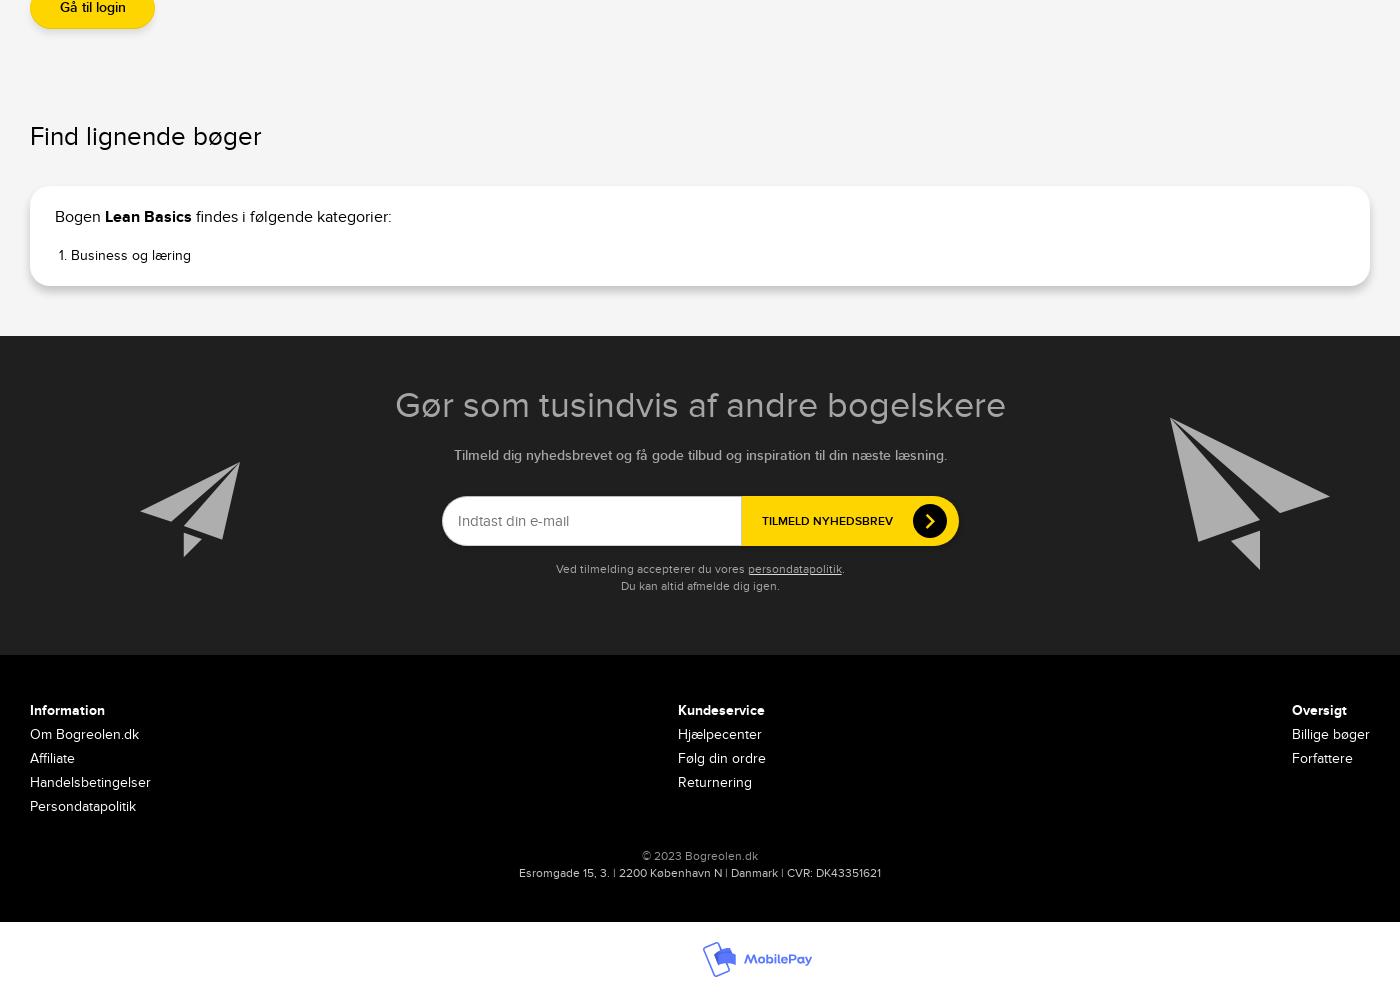  I want to click on 'Oversigt', so click(1319, 708).